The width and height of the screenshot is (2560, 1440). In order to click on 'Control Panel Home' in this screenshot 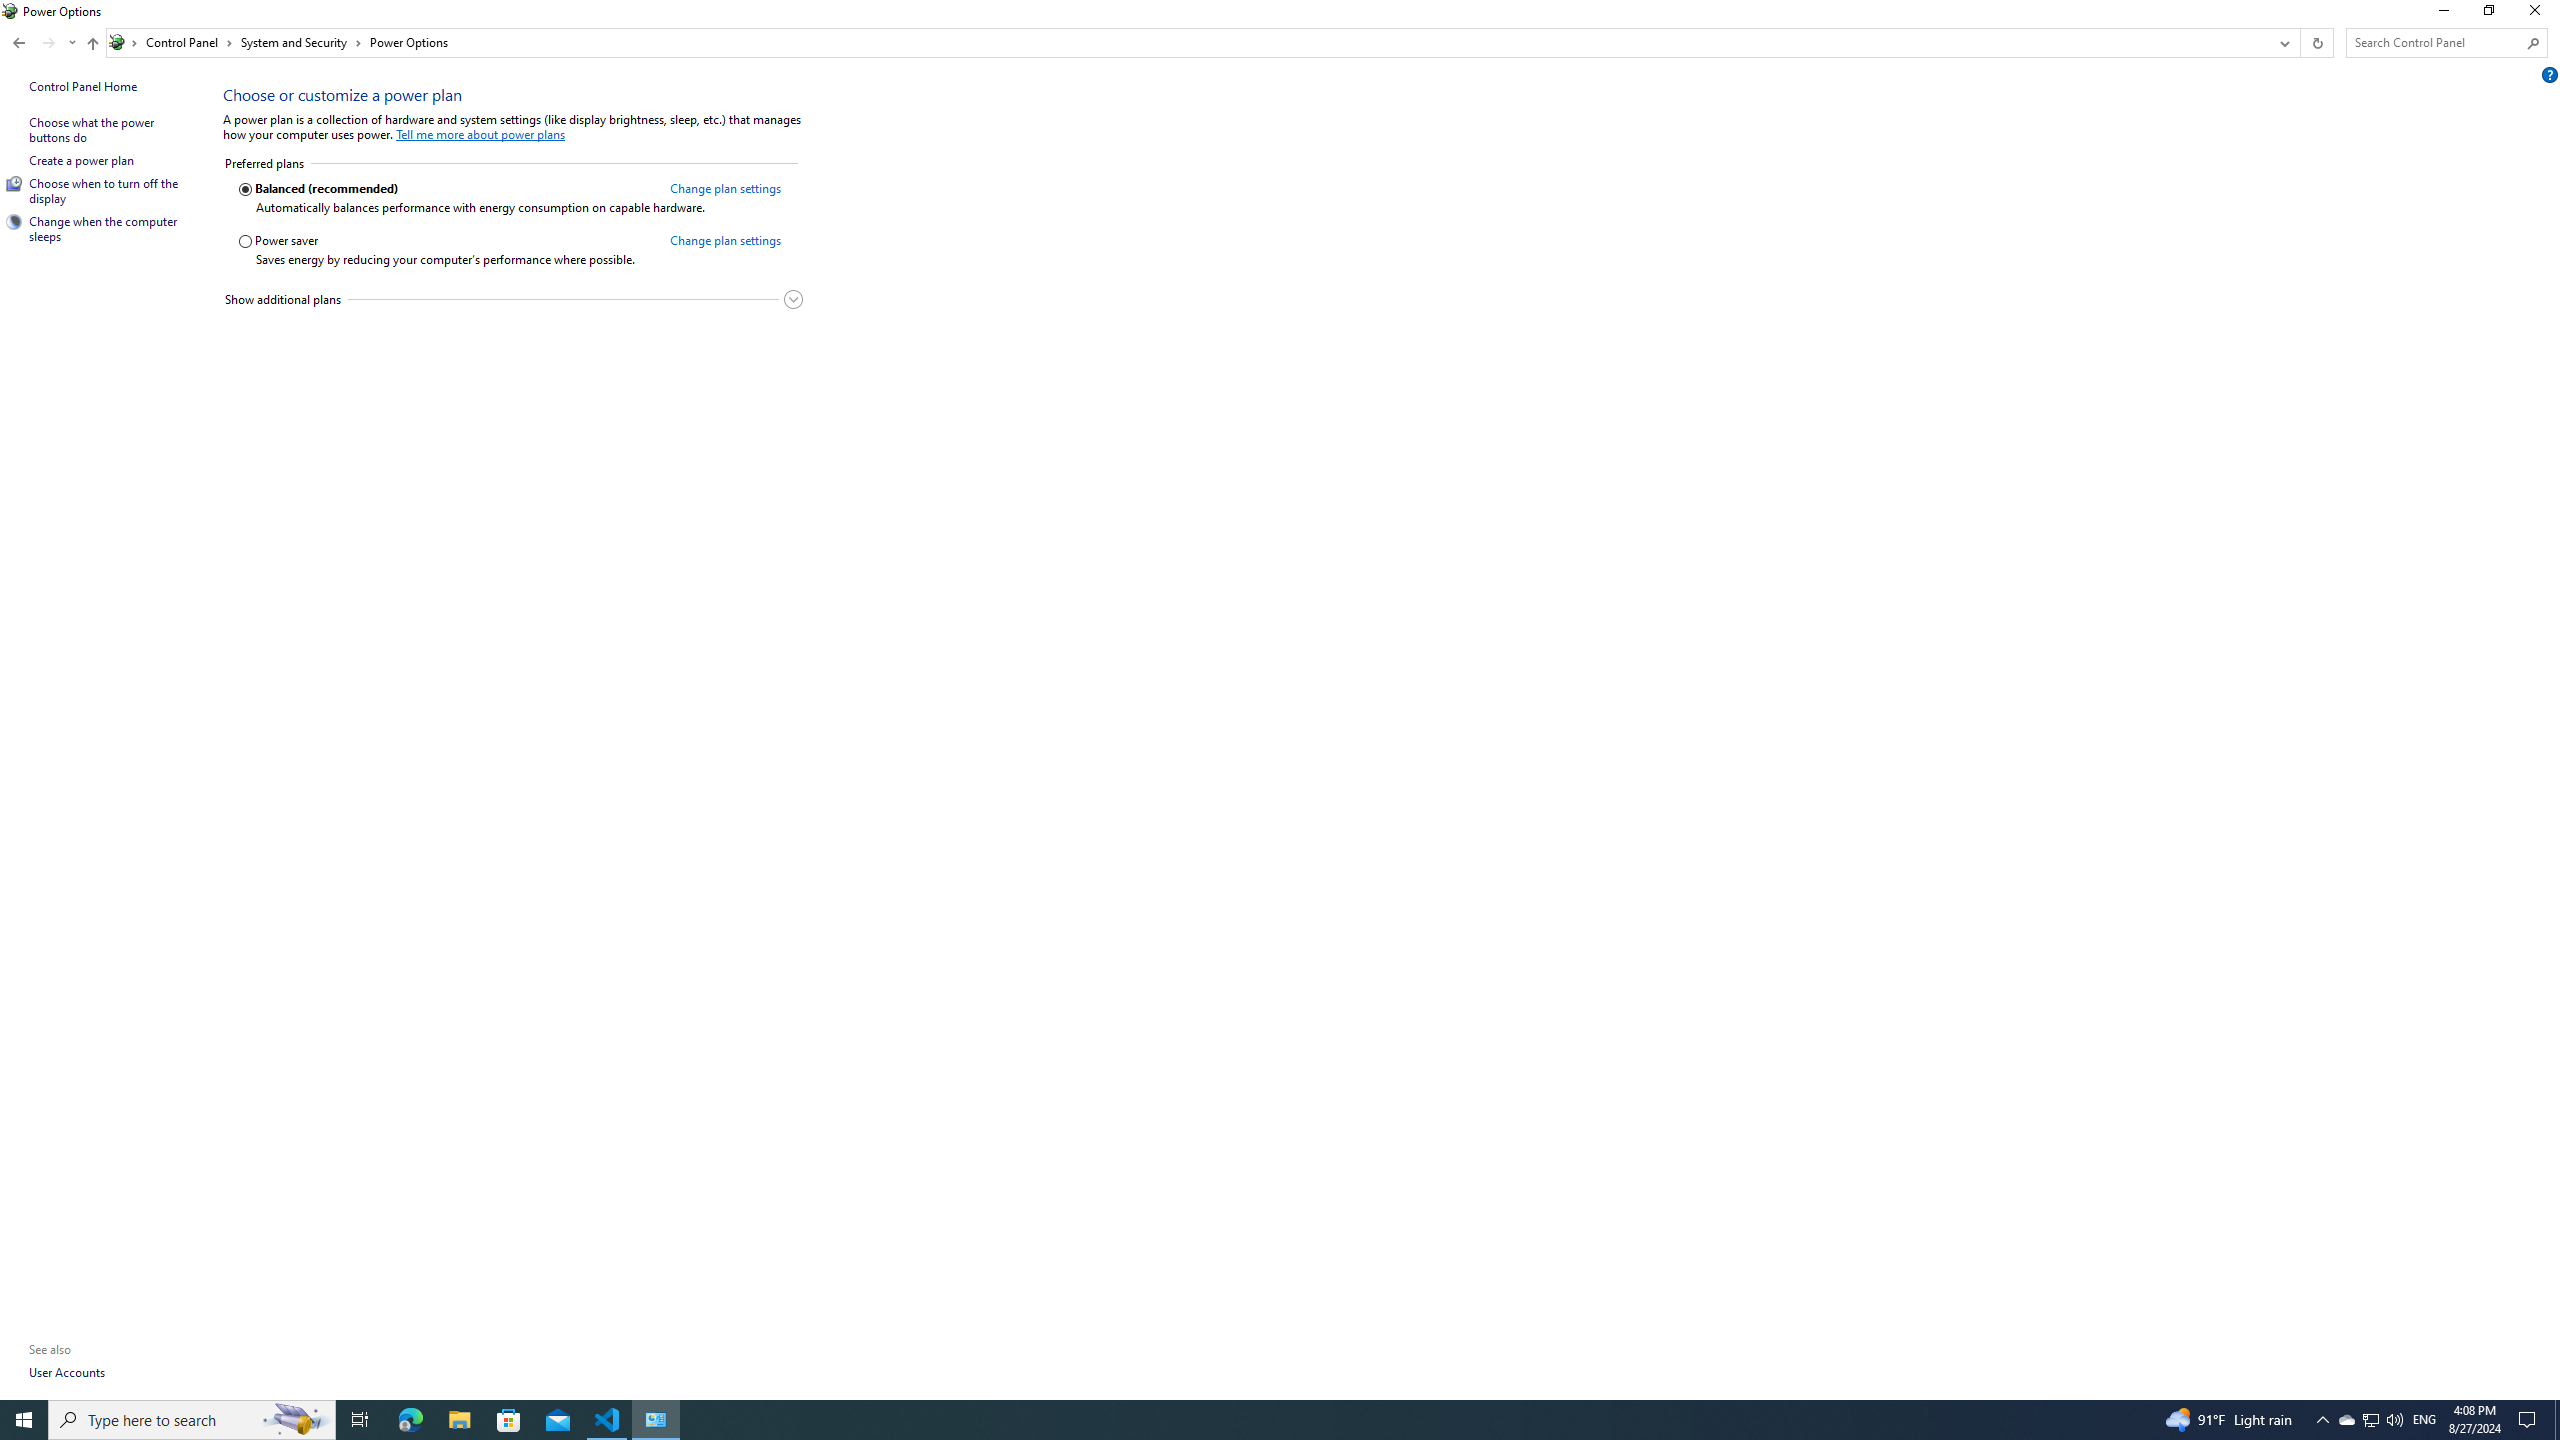, I will do `click(82, 85)`.